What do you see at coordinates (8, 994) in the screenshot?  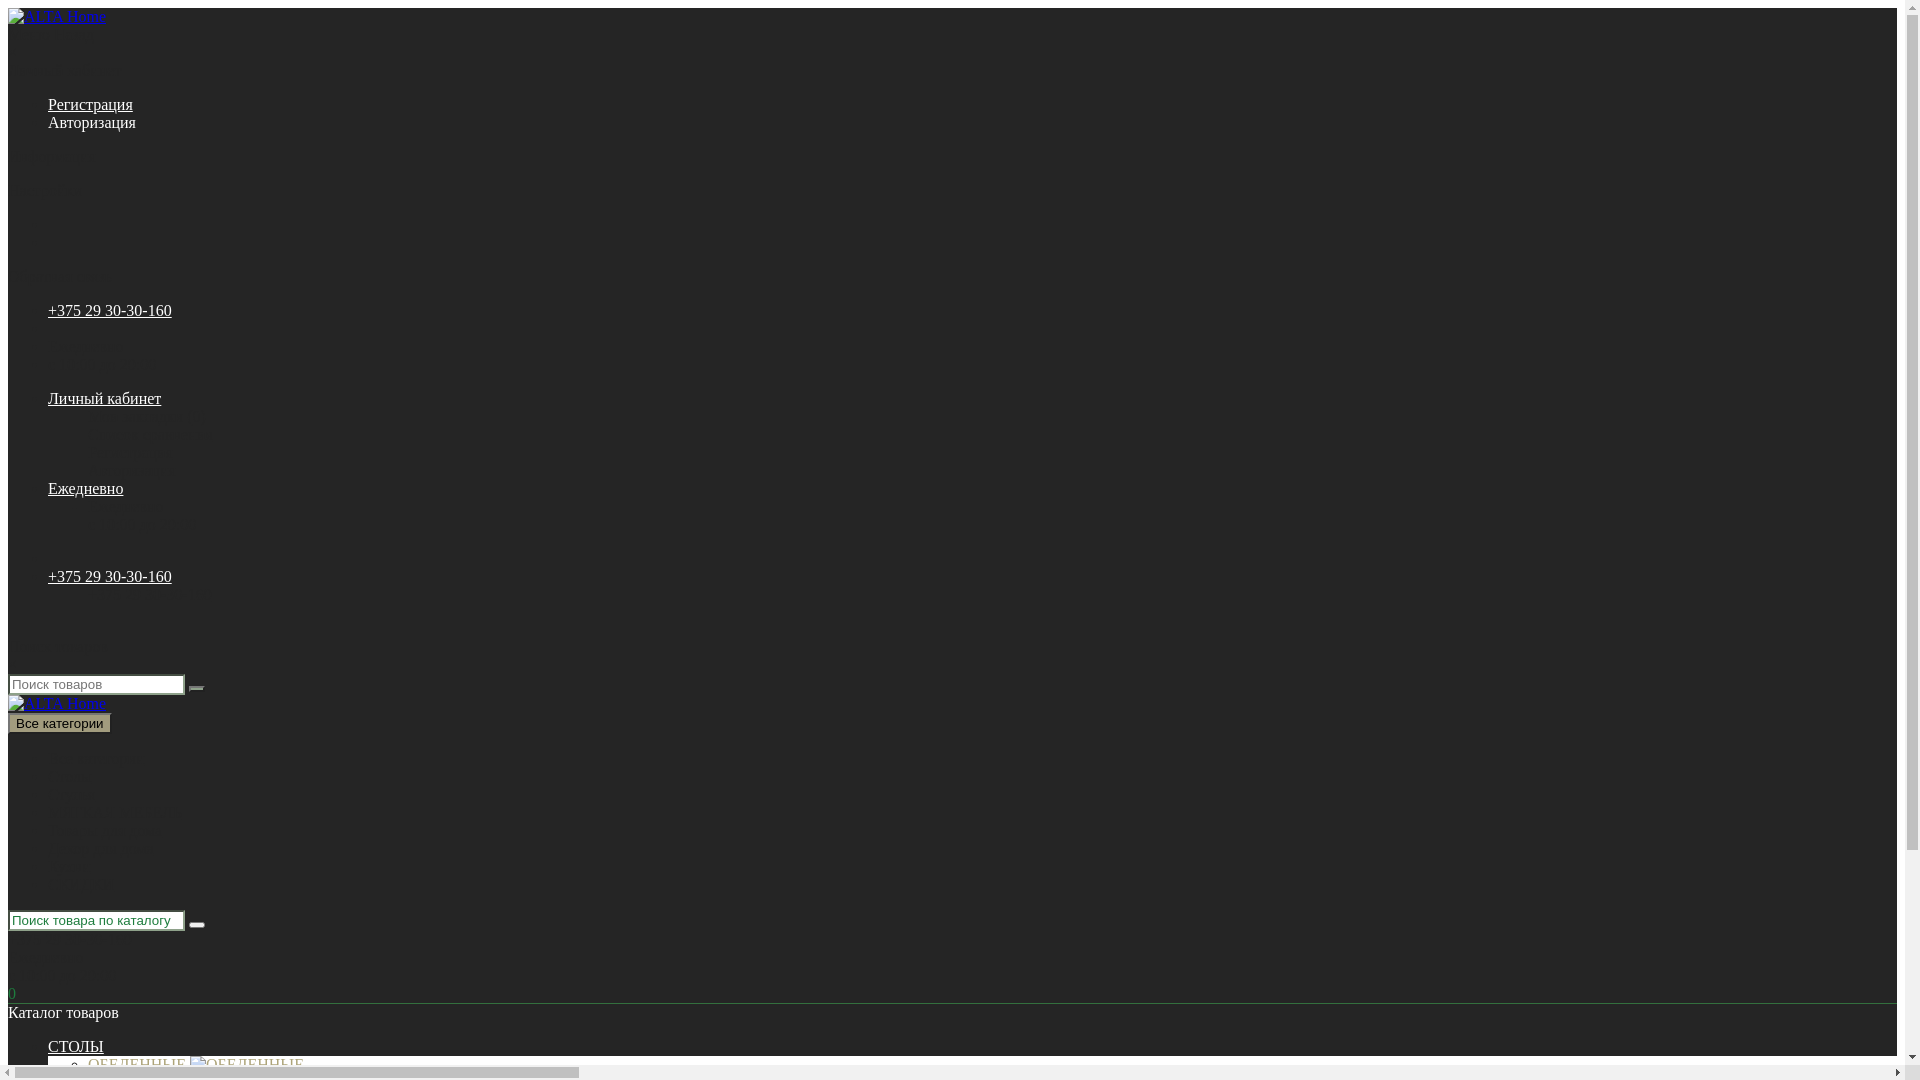 I see `'0'` at bounding box center [8, 994].